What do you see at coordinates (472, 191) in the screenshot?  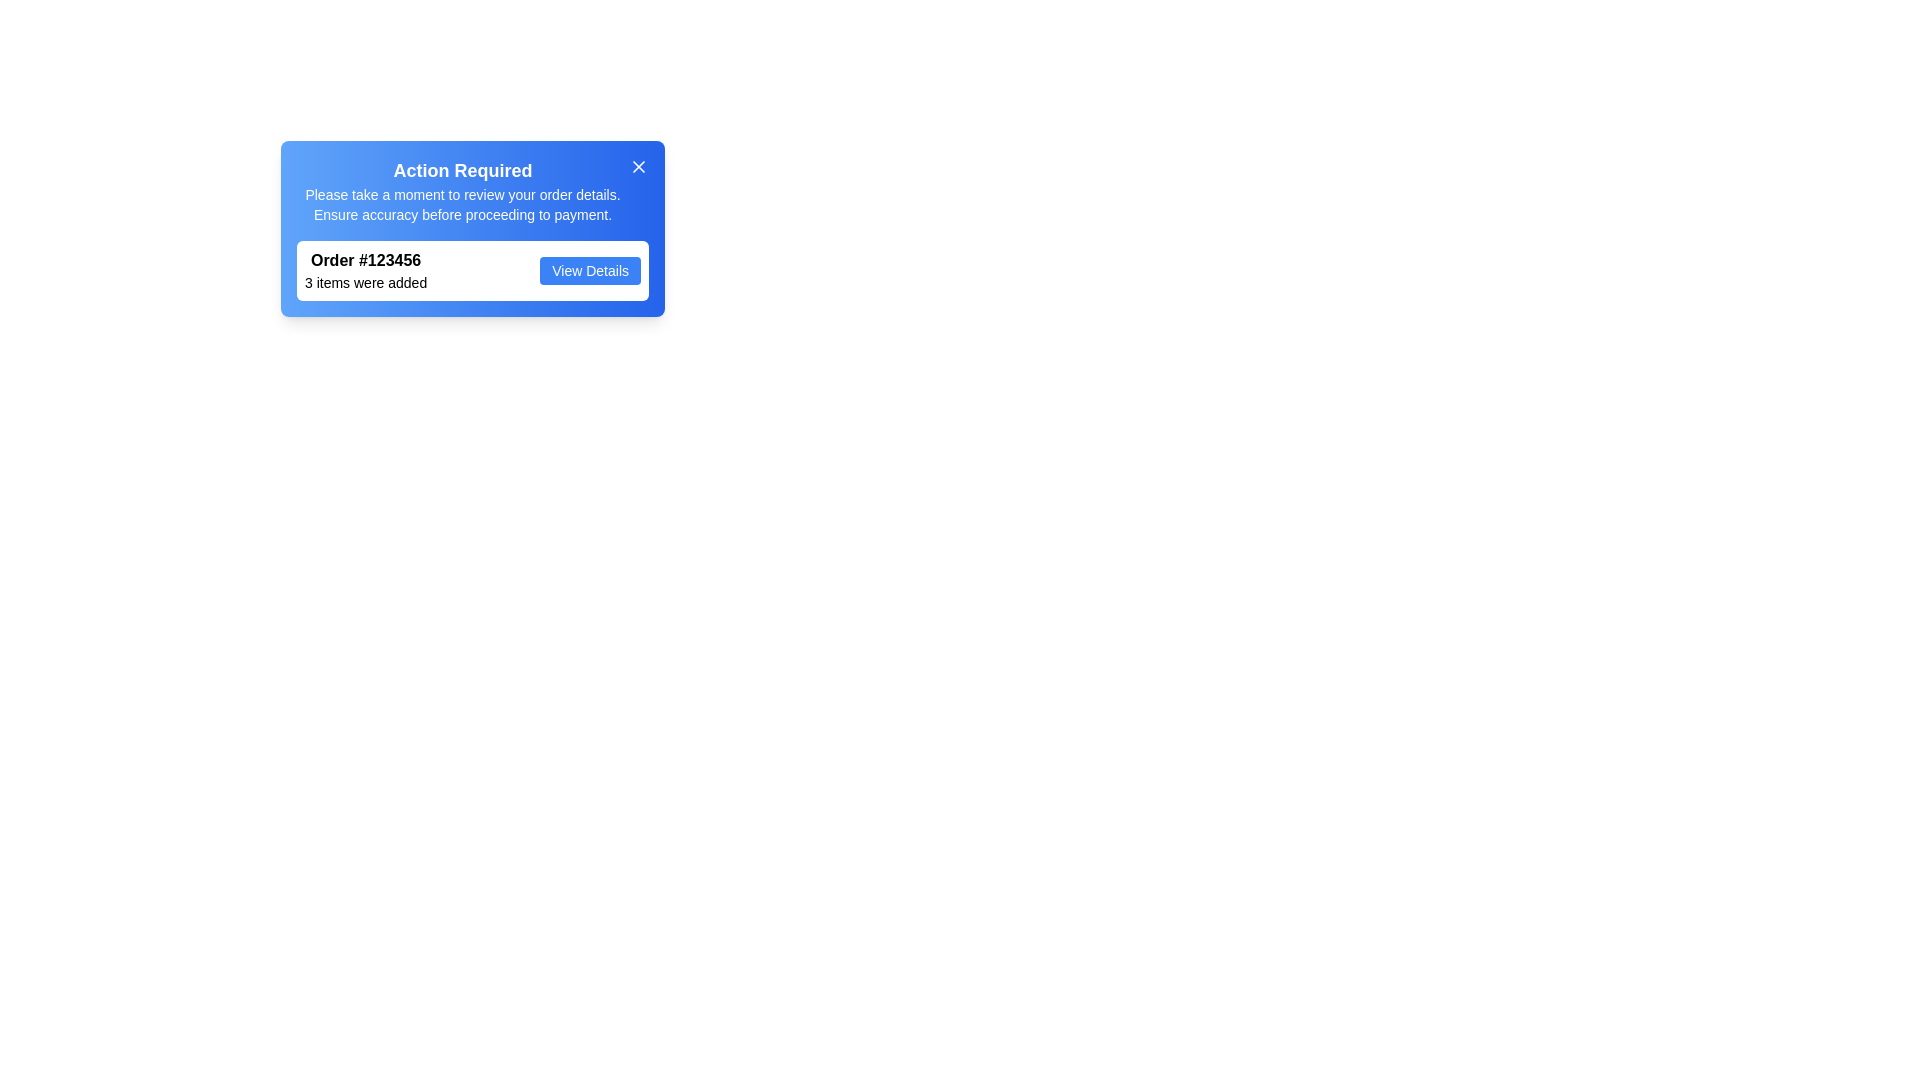 I see `the text block titled 'Action Required' which contains important order review instructions, located in the upper section of the notification card` at bounding box center [472, 191].